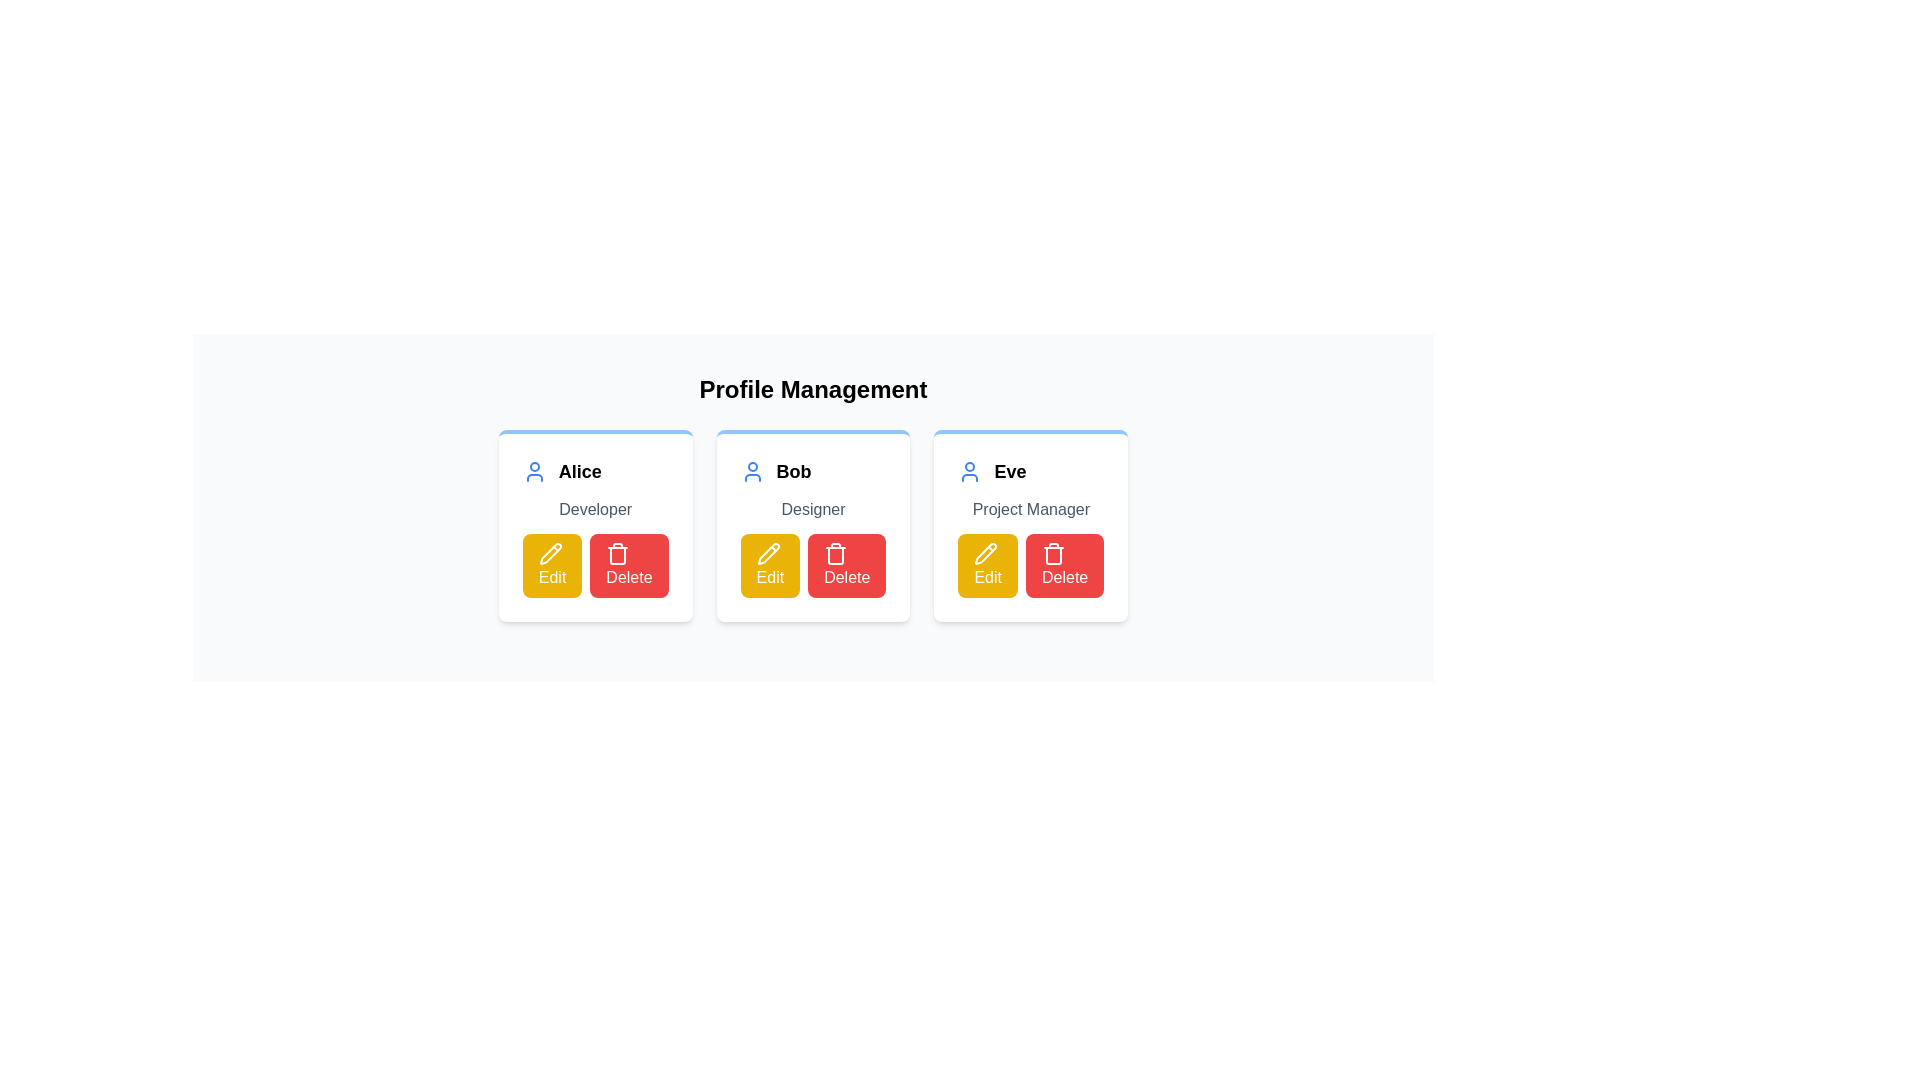 The image size is (1920, 1080). I want to click on the pencil-shaped icon within the yellow rectangular button under the 'Eve' profile card, so click(986, 554).